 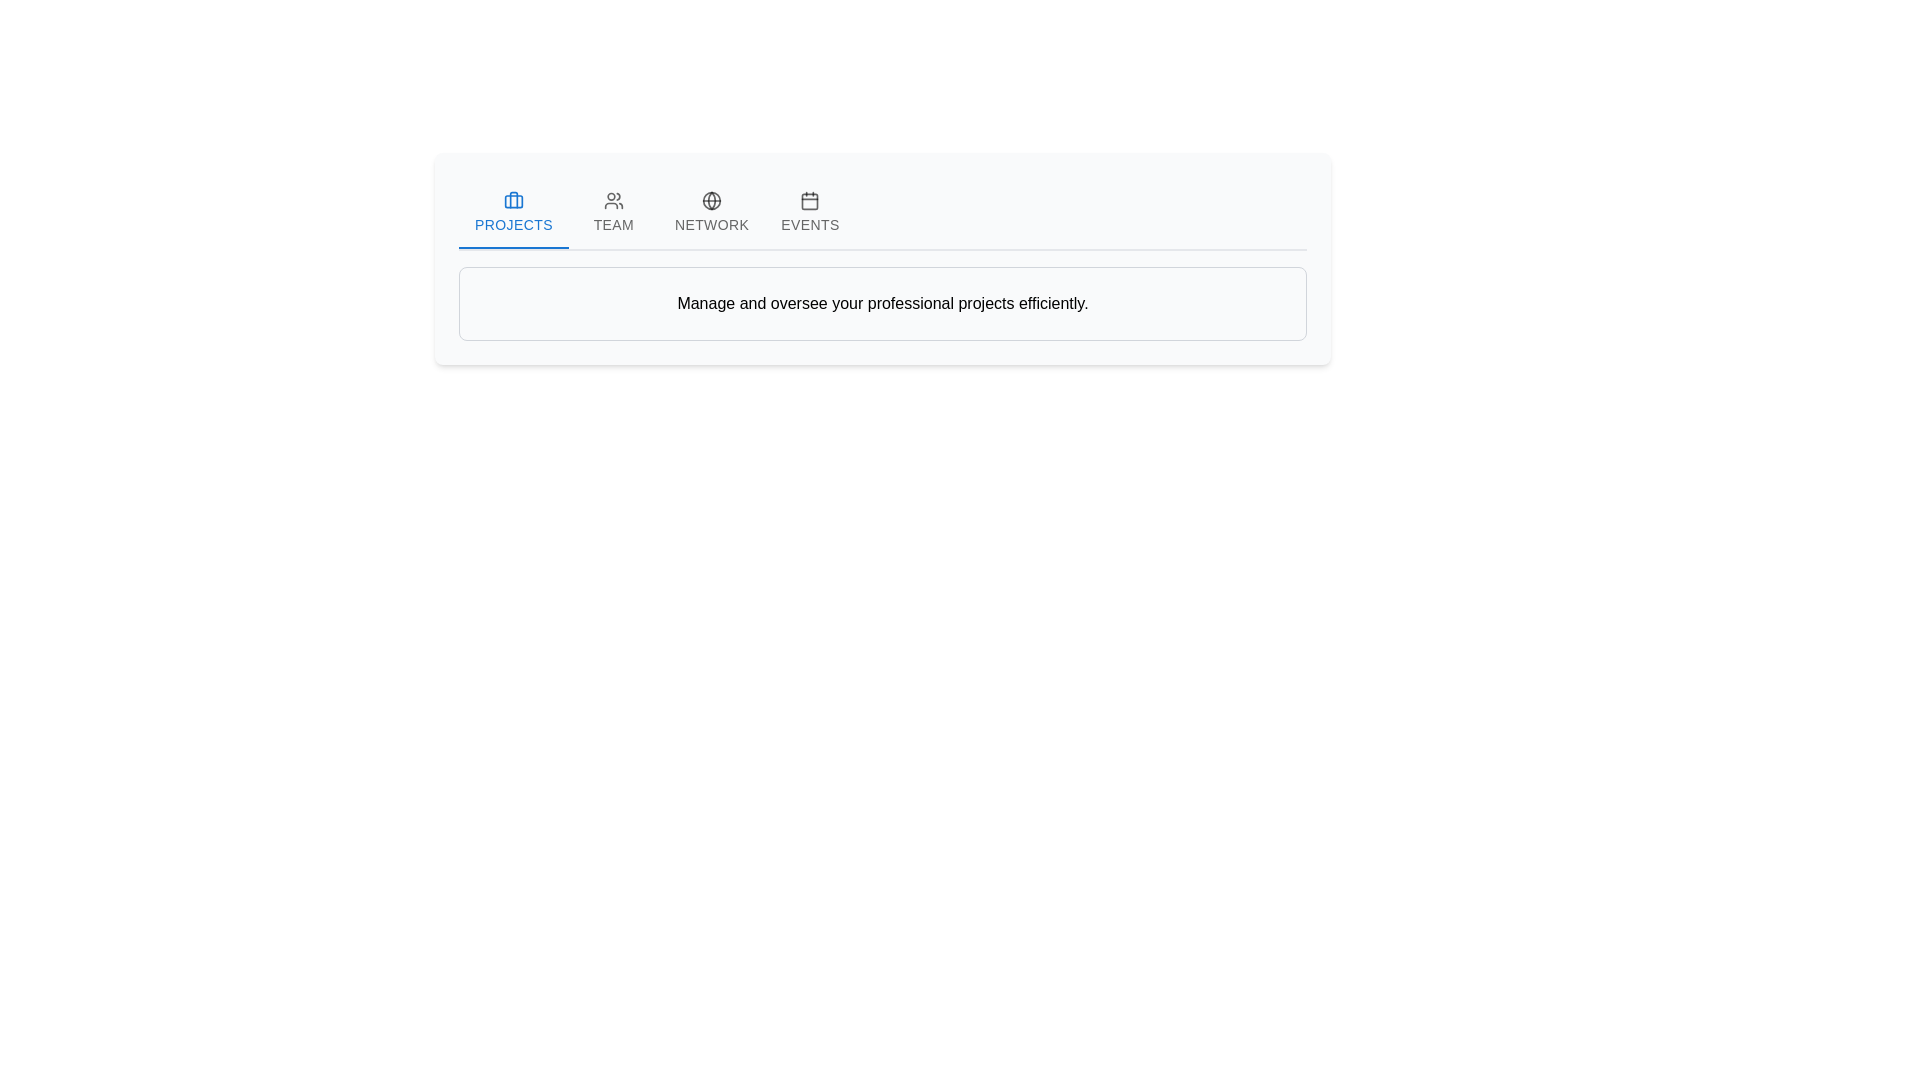 What do you see at coordinates (612, 212) in the screenshot?
I see `the 'Team' tab button, which is the second tab in a horizontal list of four tabs labeled 'Projects', 'Team', 'Network', and 'Events'` at bounding box center [612, 212].